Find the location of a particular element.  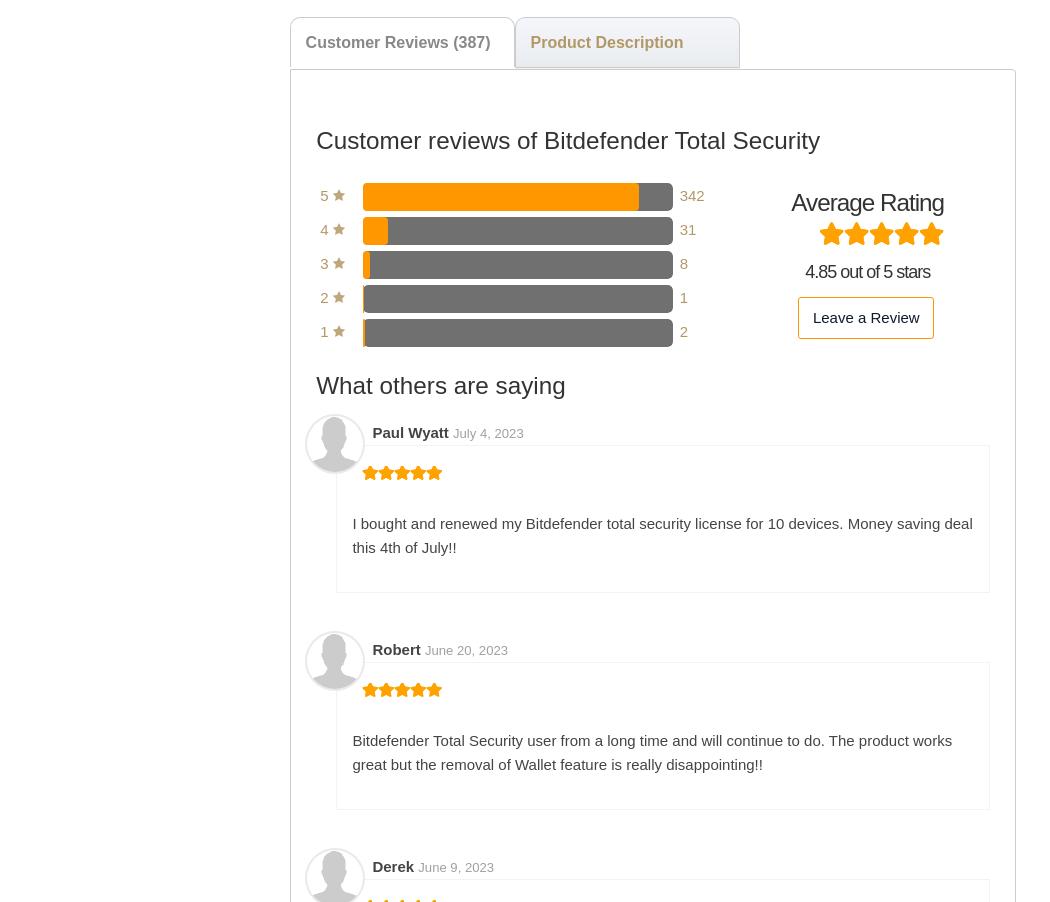

'Robert' is located at coordinates (397, 647).